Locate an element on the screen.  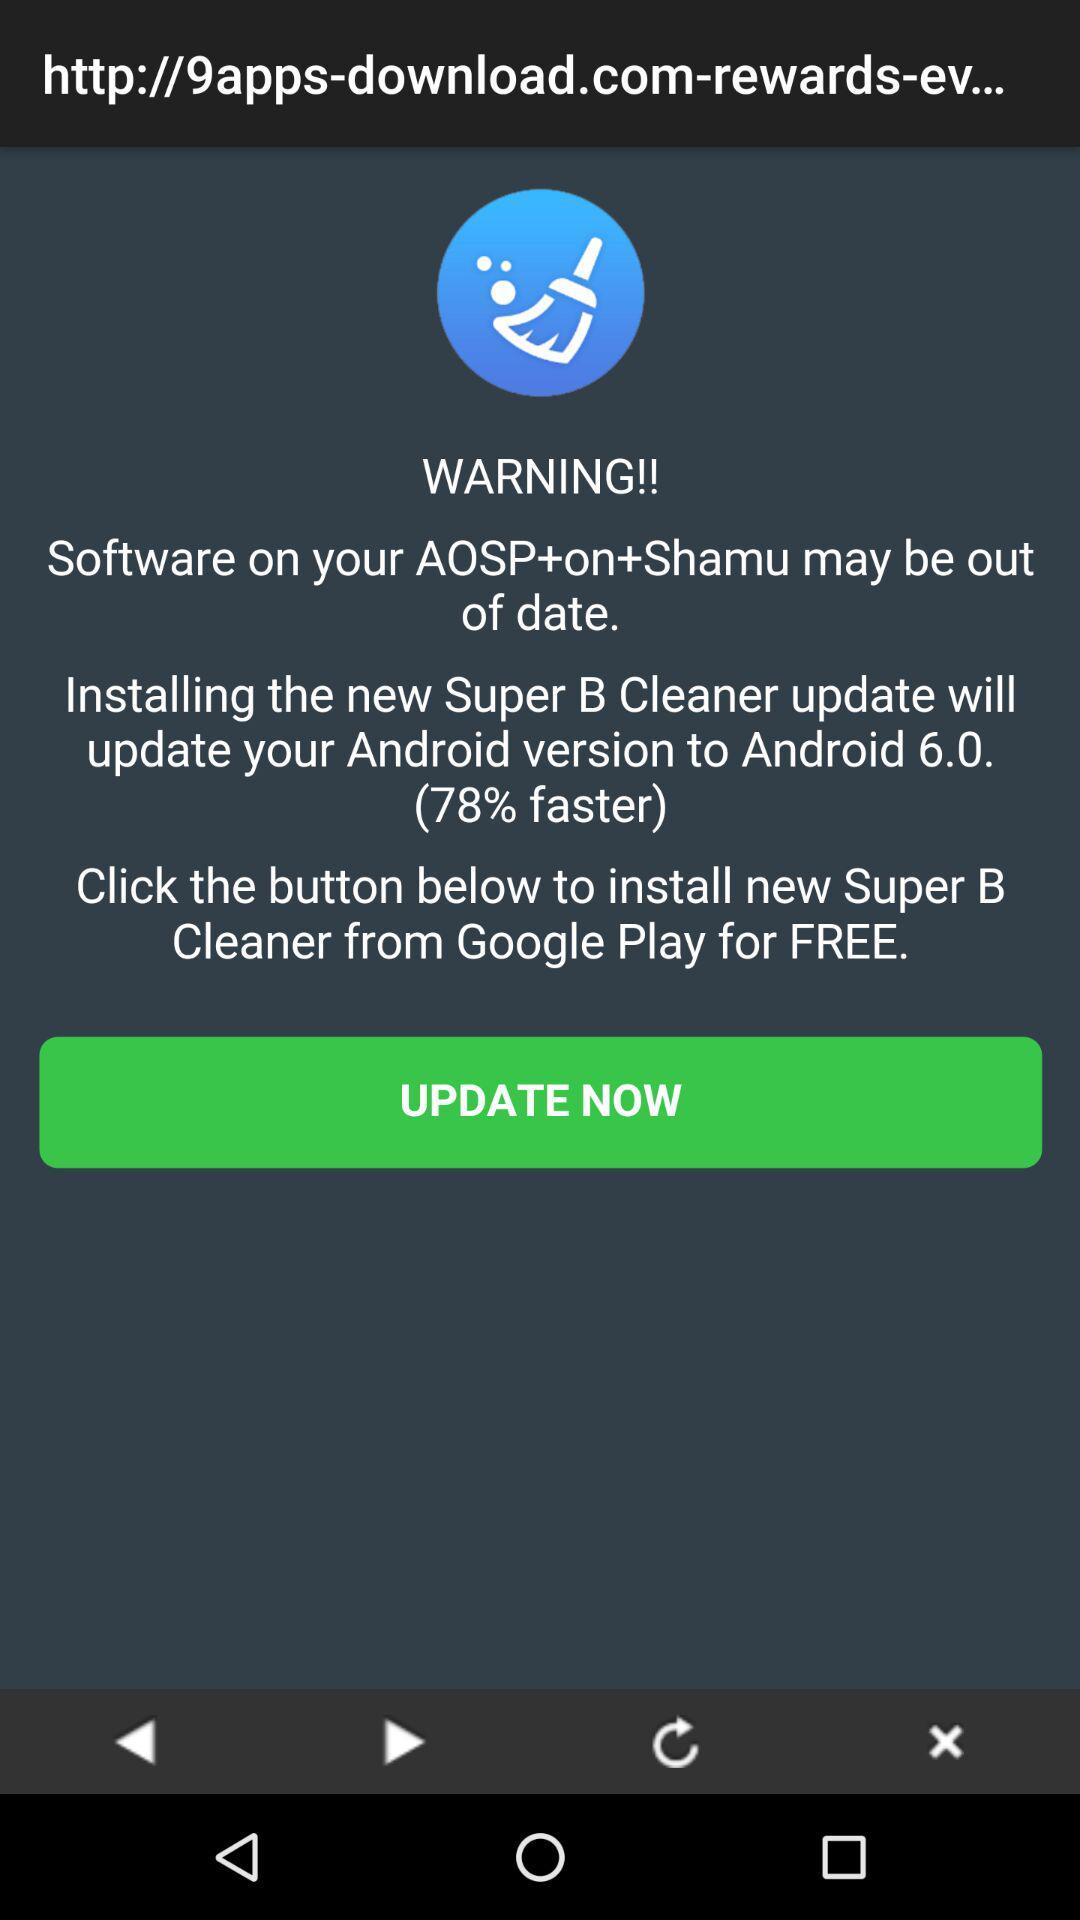
play is located at coordinates (405, 1740).